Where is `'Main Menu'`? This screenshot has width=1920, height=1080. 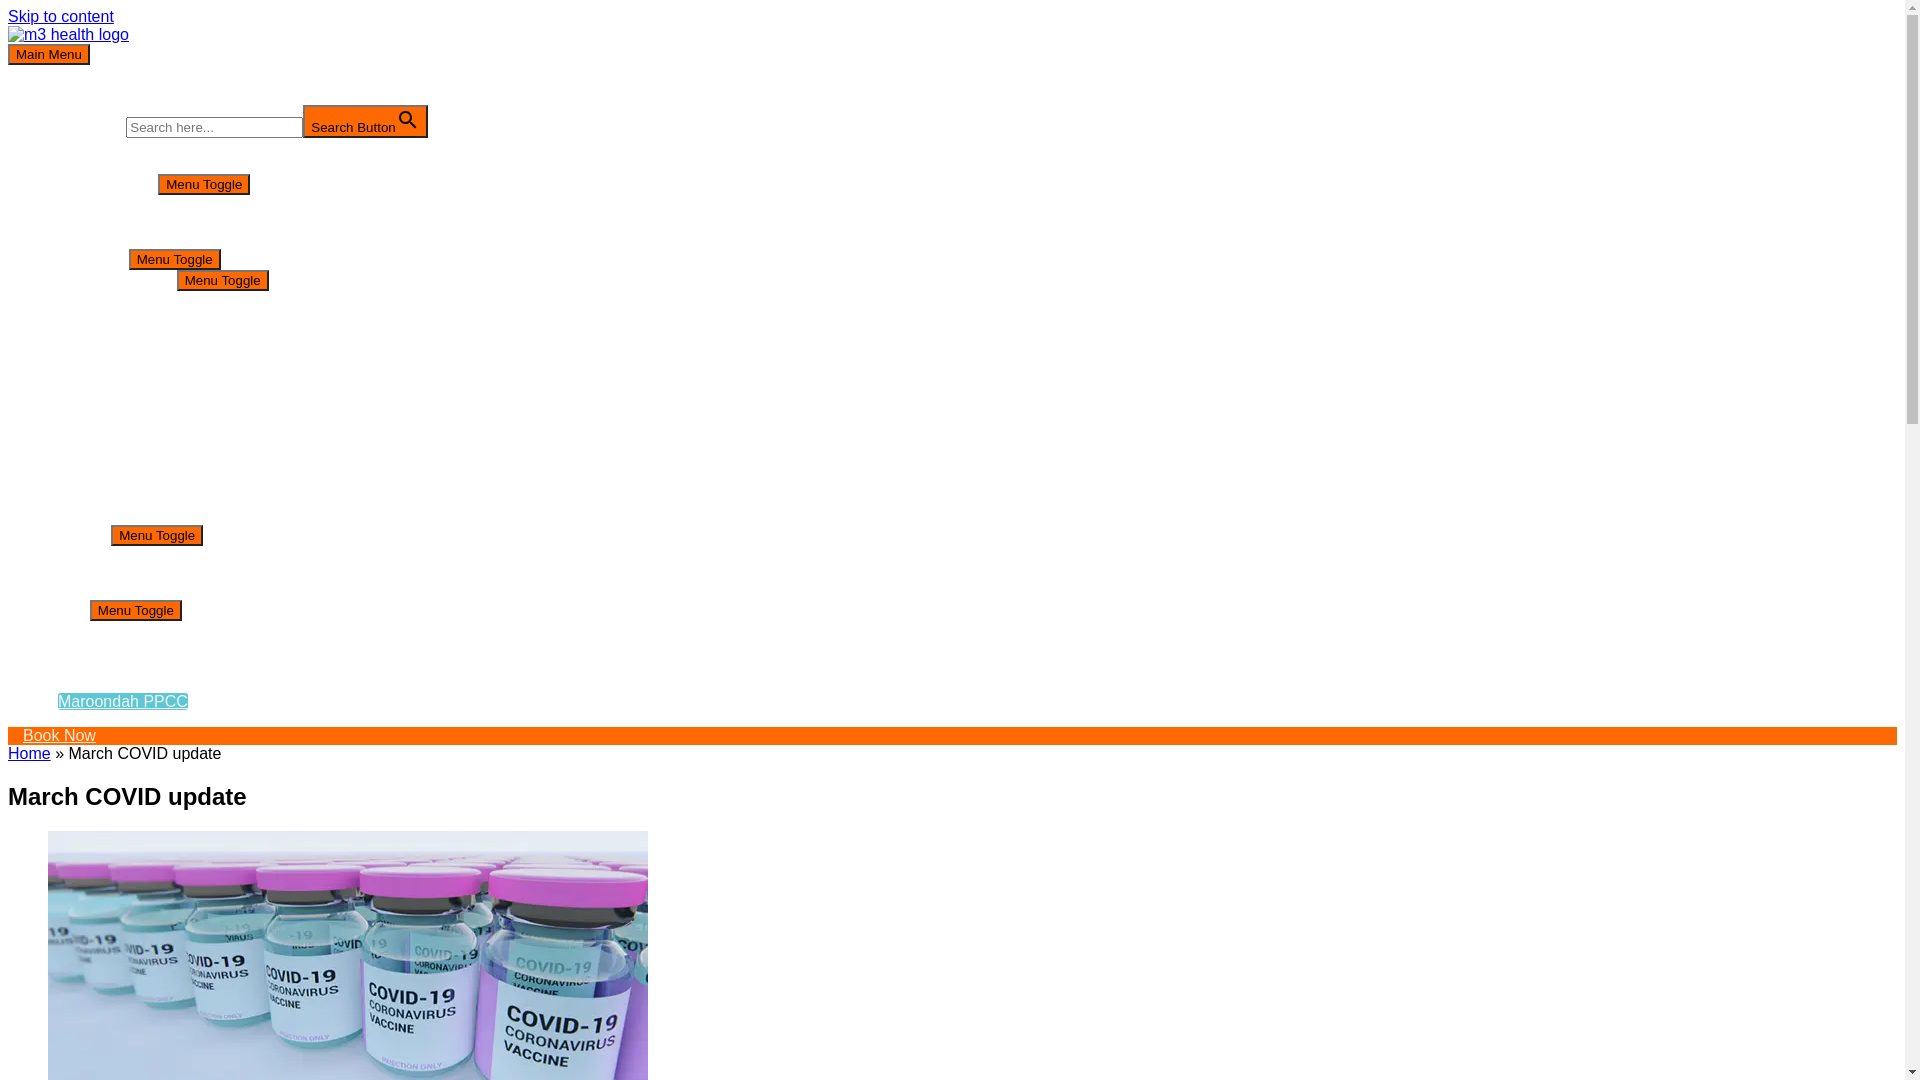 'Main Menu' is located at coordinates (8, 53).